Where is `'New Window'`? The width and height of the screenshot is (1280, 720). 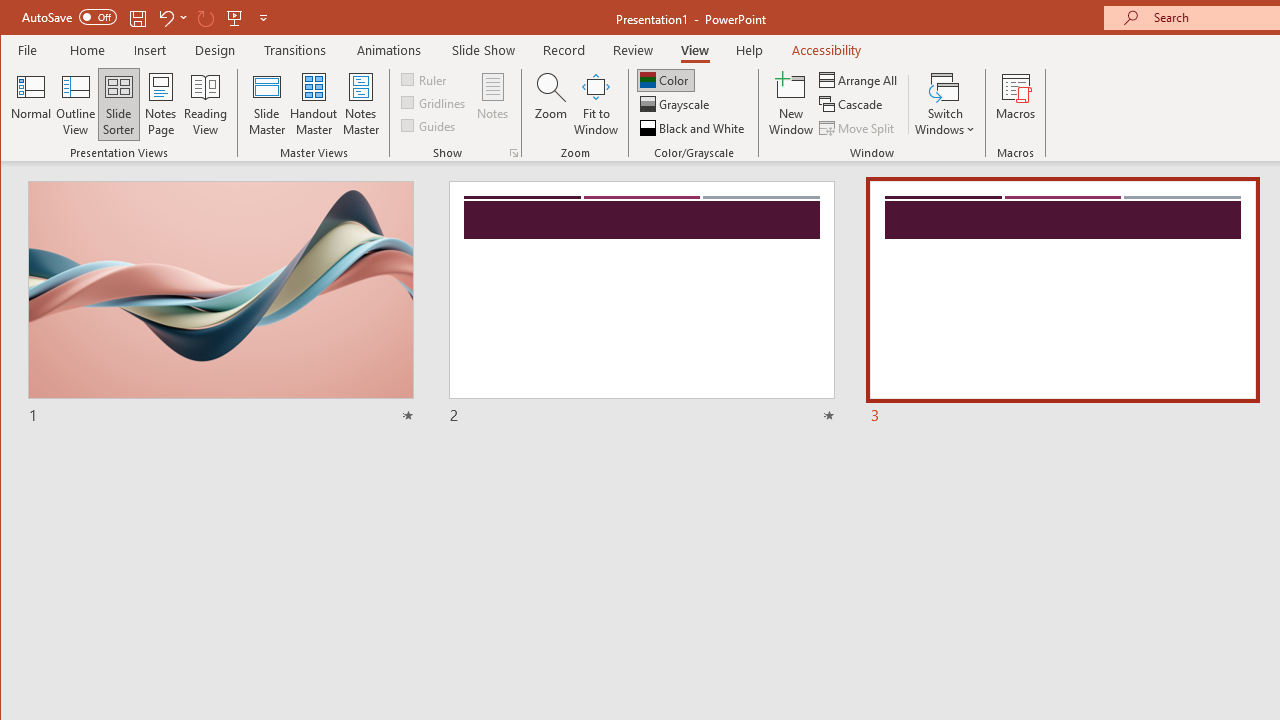 'New Window' is located at coordinates (790, 104).